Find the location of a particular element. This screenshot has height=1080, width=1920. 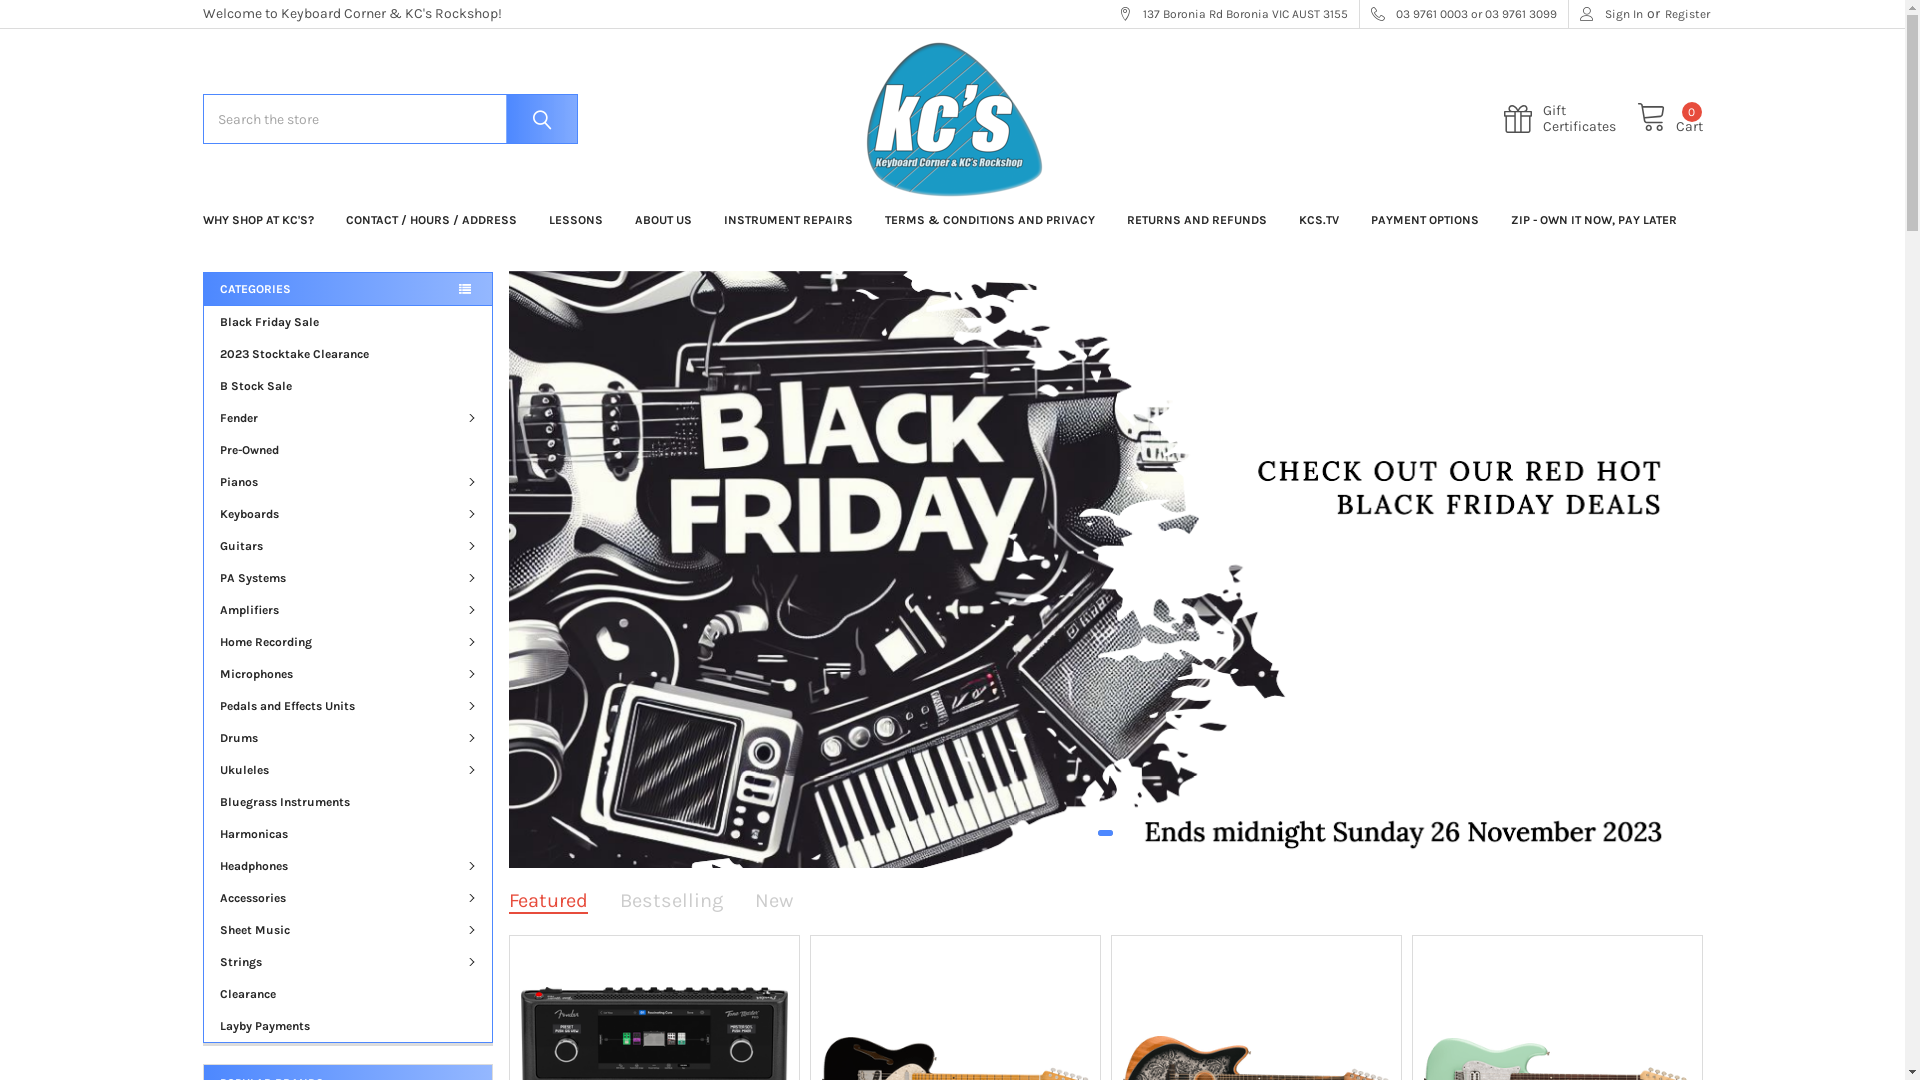

'Register' is located at coordinates (1664, 14).